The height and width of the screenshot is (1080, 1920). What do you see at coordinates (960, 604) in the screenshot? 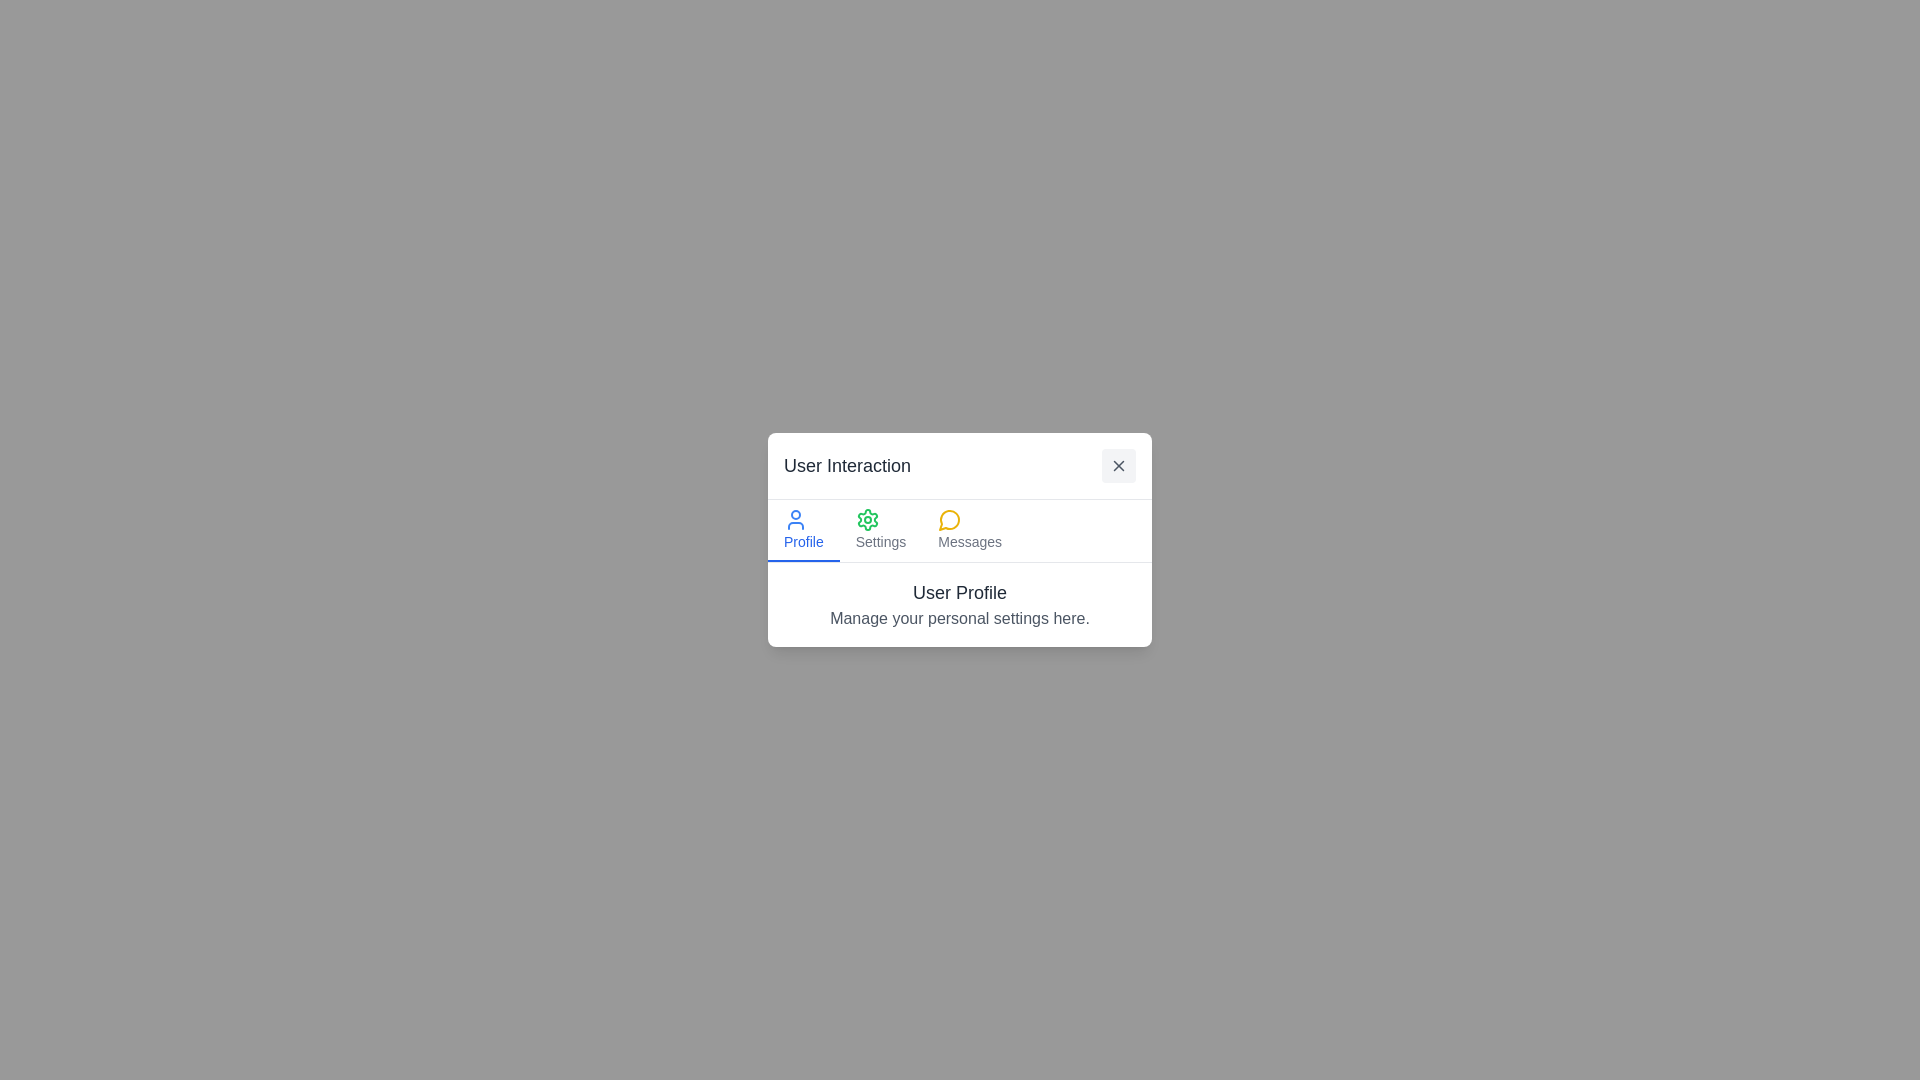
I see `the header and description section that introduces the 'User Profile' functionality, located at the bottom of the 'User Interaction' popup` at bounding box center [960, 604].